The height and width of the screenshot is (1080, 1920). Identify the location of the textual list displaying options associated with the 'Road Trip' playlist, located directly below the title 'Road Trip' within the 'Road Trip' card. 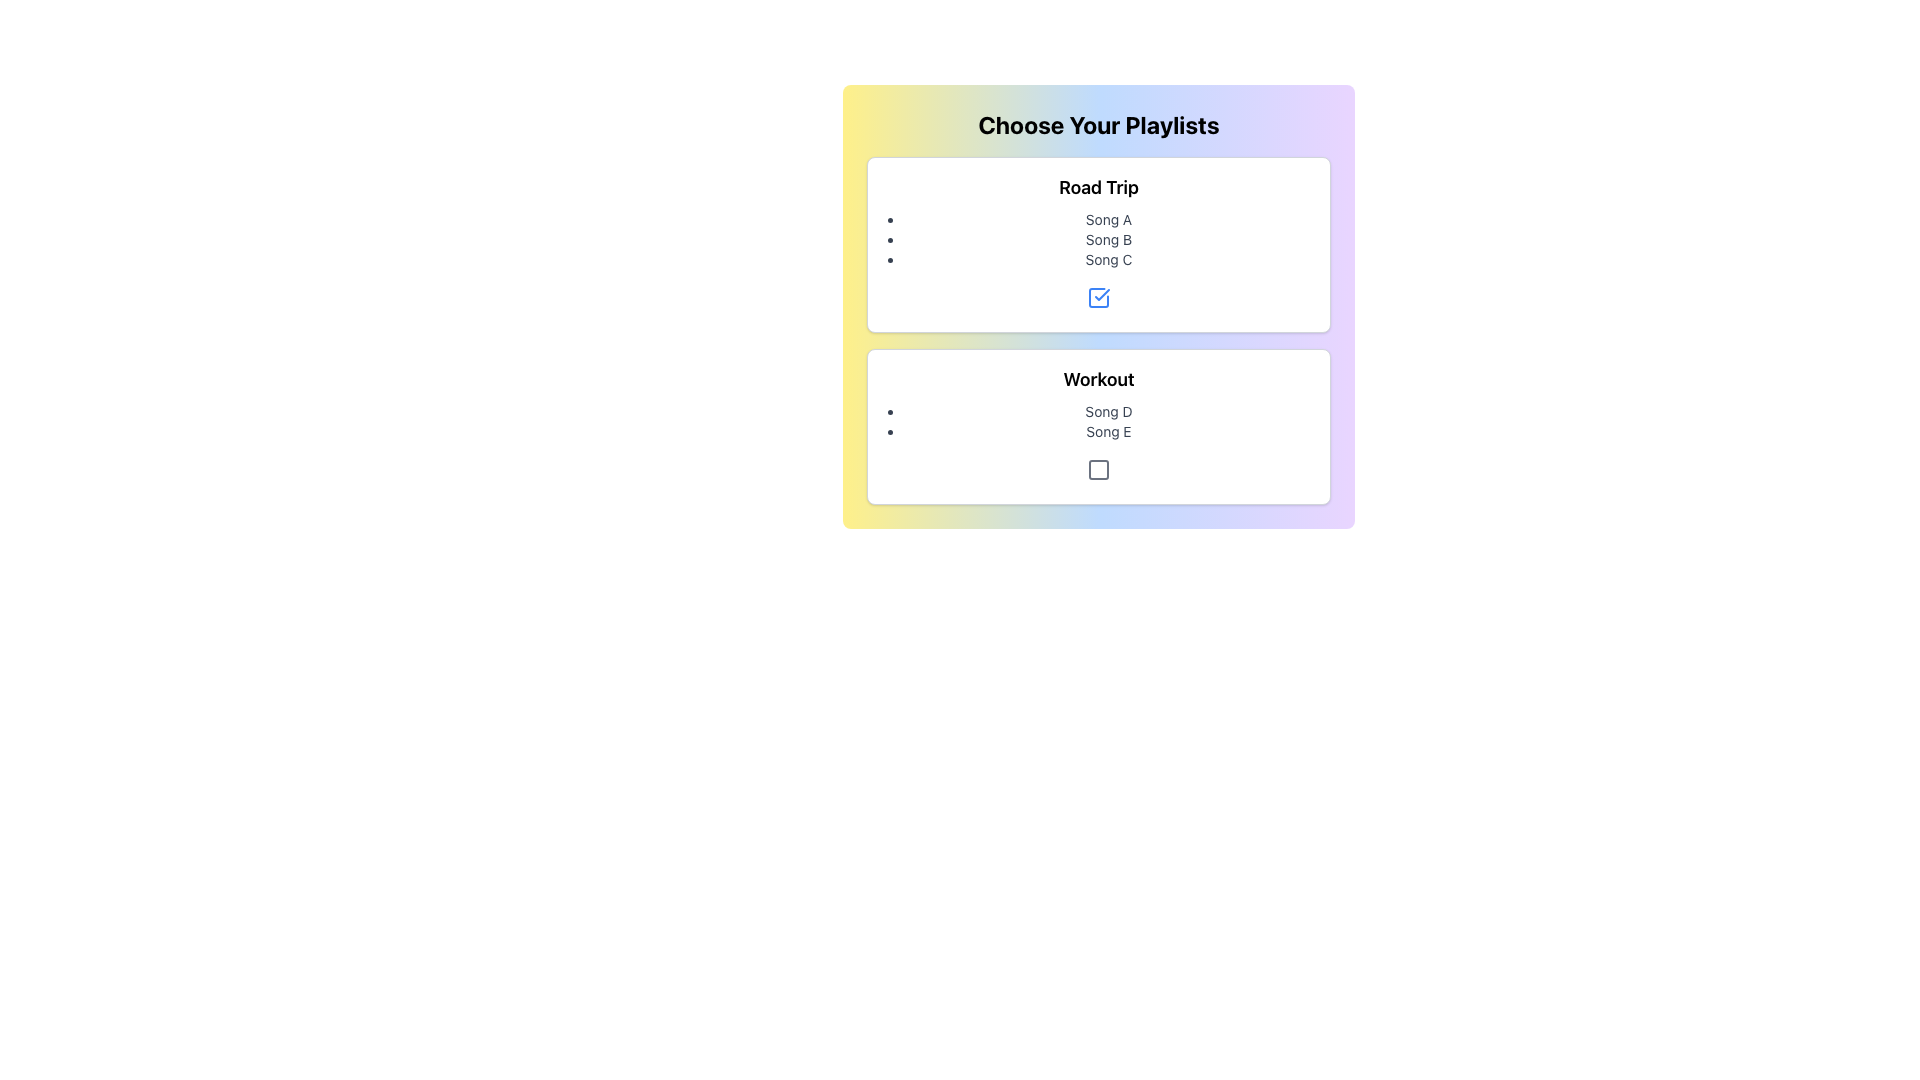
(1098, 238).